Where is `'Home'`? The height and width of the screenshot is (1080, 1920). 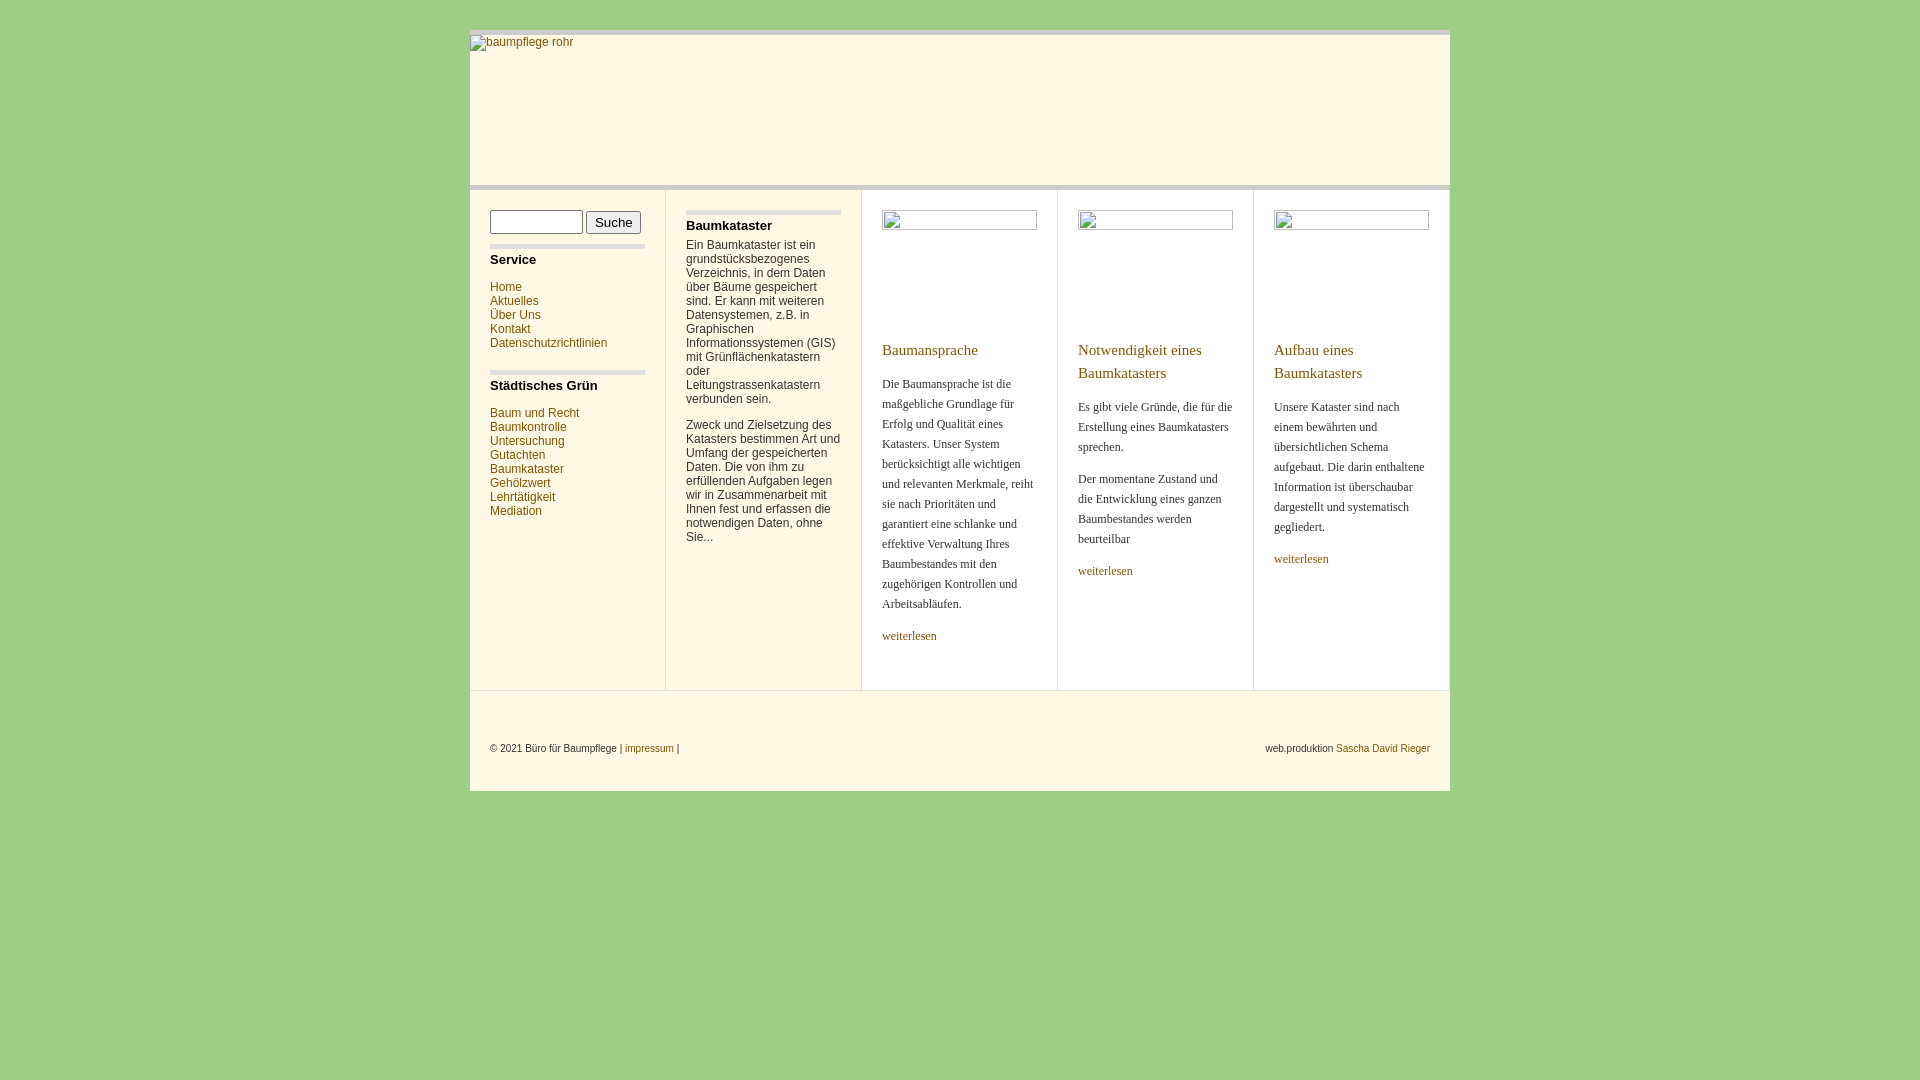 'Home' is located at coordinates (505, 286).